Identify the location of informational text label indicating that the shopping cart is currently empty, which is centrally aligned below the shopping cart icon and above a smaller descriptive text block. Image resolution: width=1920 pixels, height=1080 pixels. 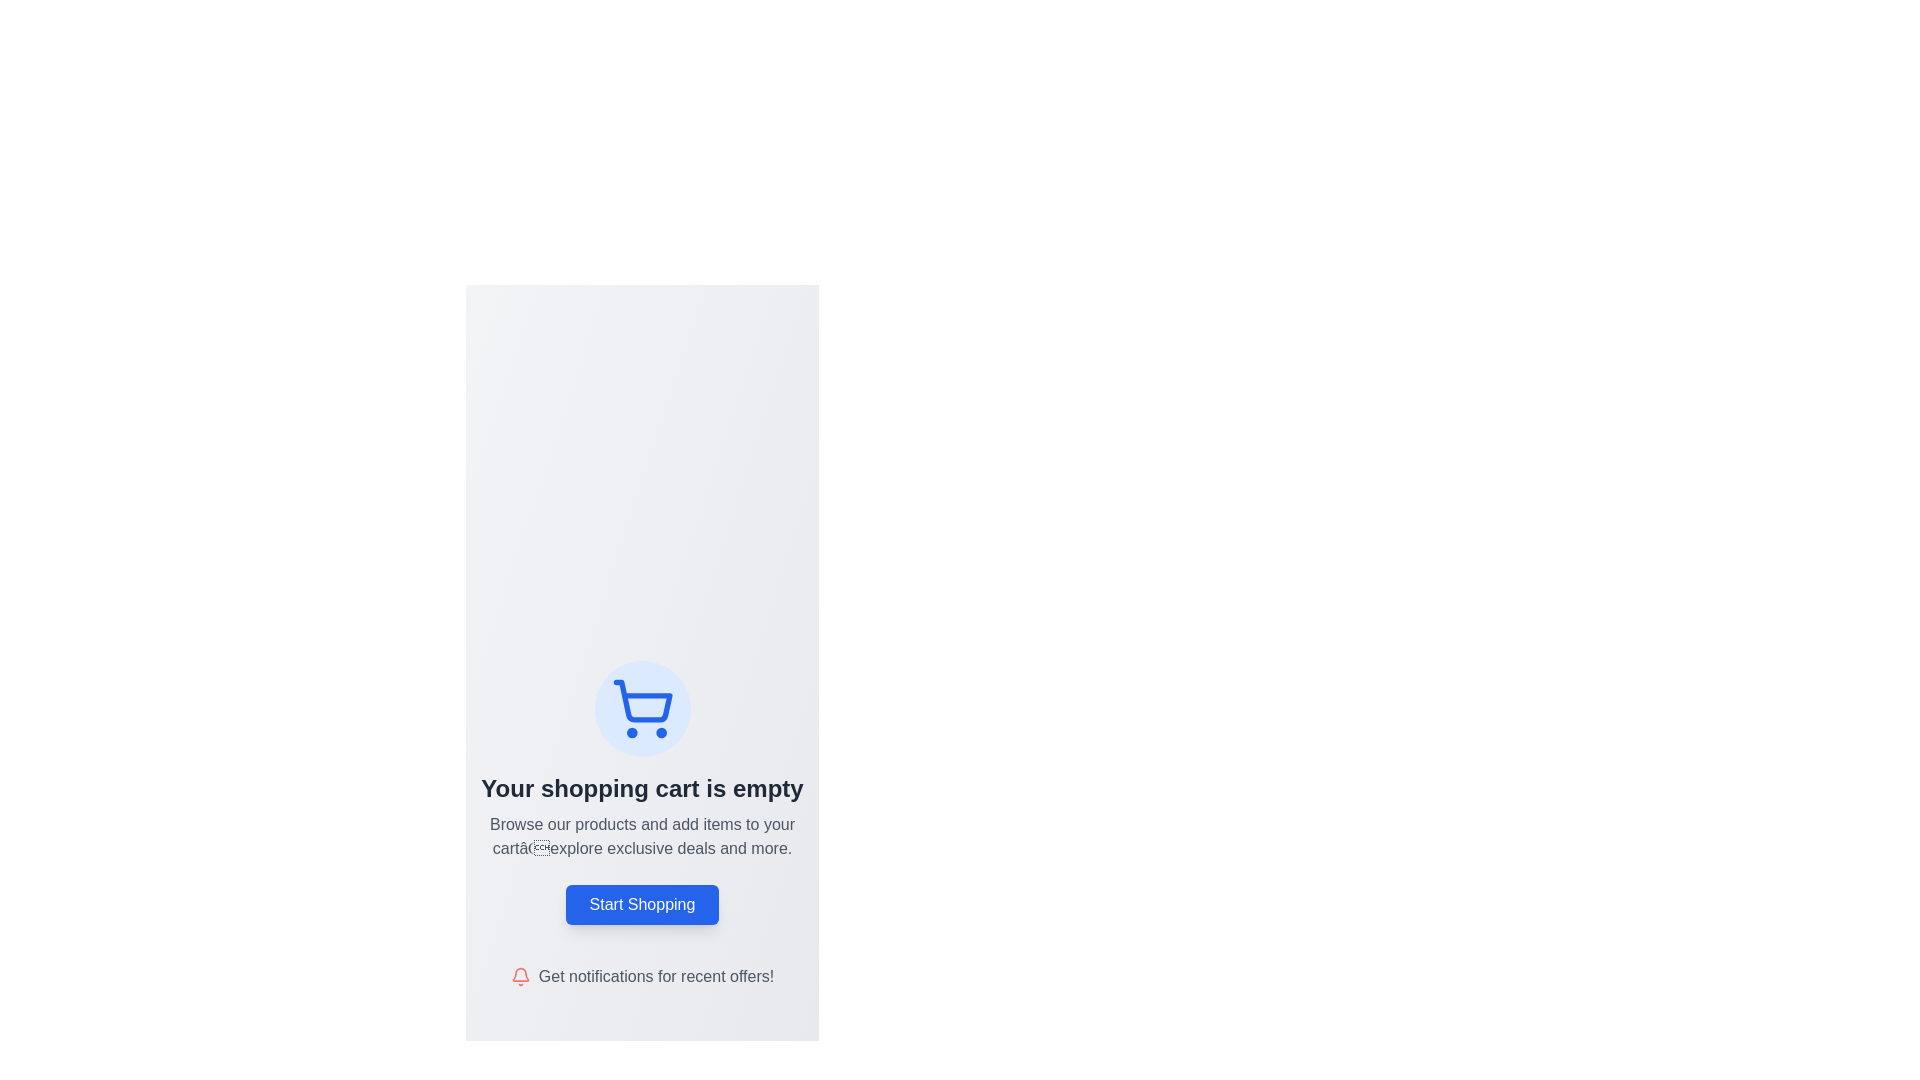
(642, 788).